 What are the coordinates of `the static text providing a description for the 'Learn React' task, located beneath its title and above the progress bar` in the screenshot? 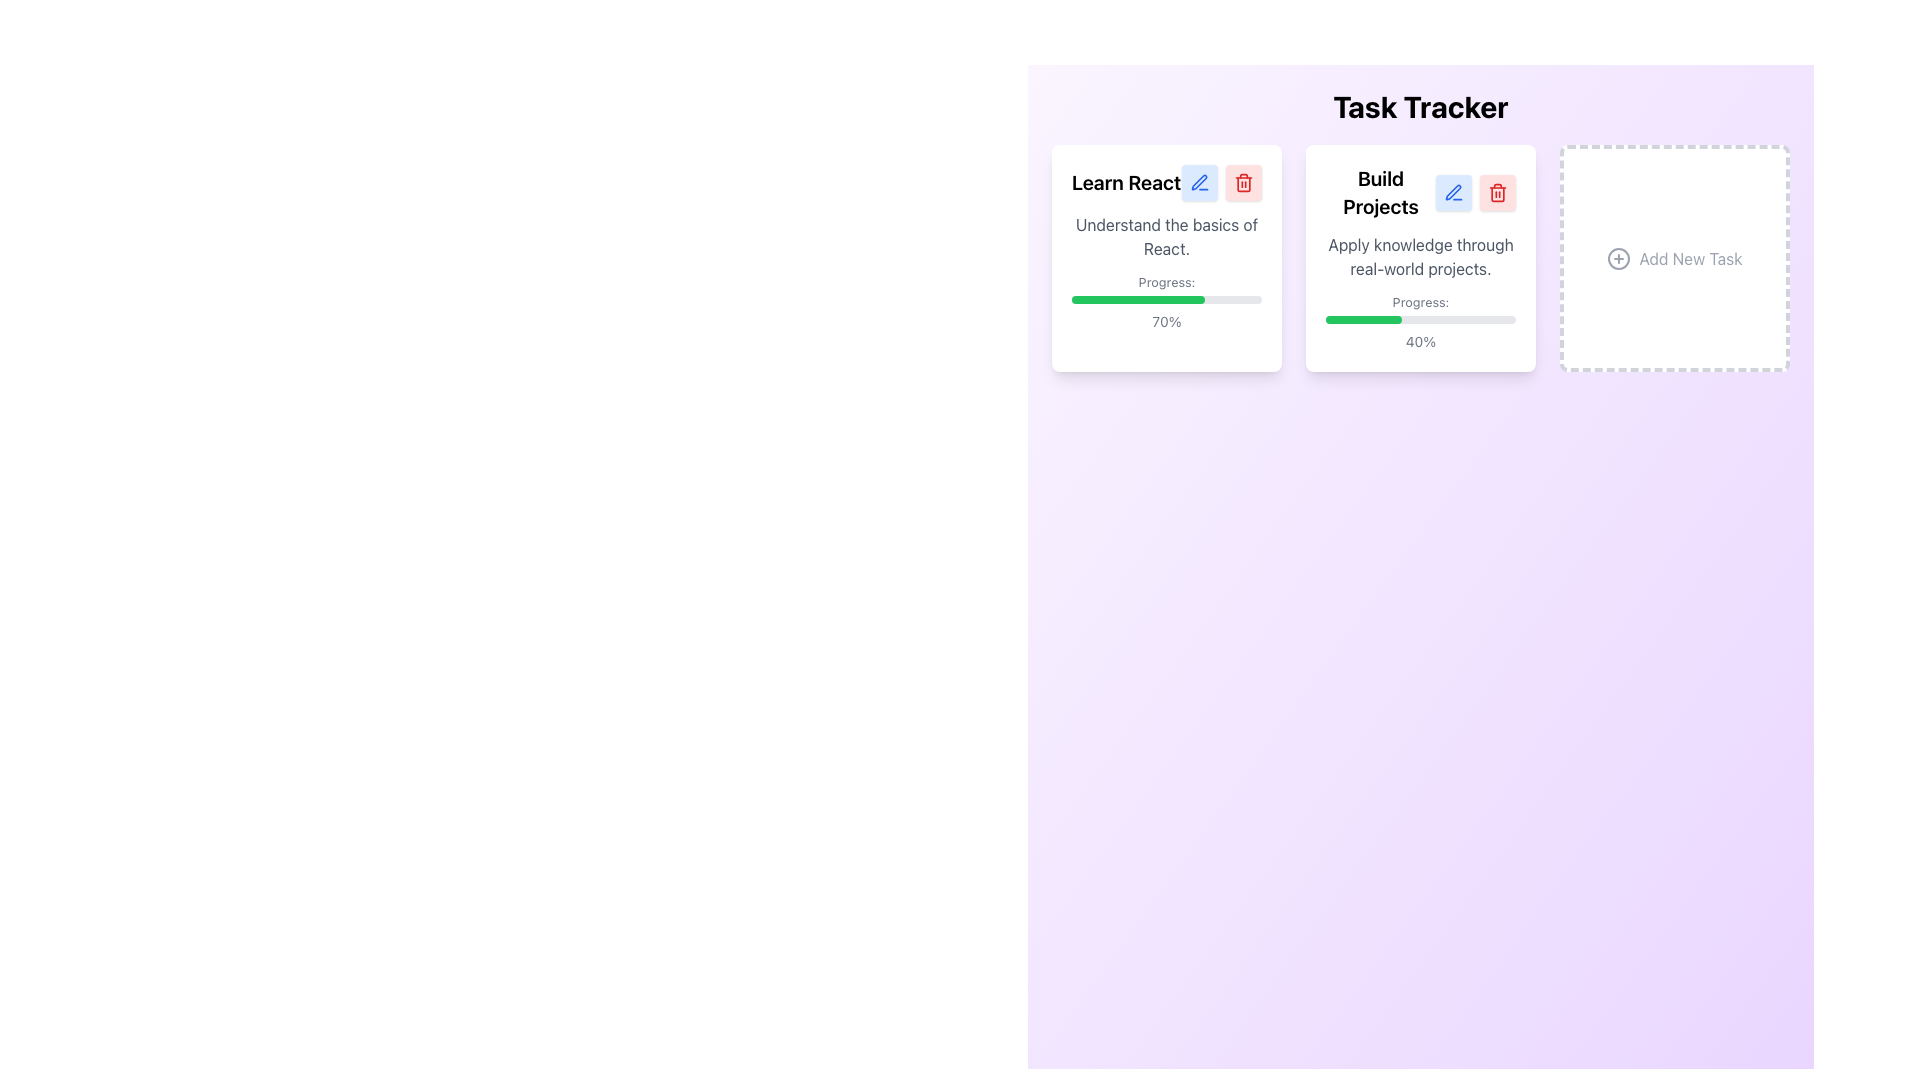 It's located at (1166, 235).